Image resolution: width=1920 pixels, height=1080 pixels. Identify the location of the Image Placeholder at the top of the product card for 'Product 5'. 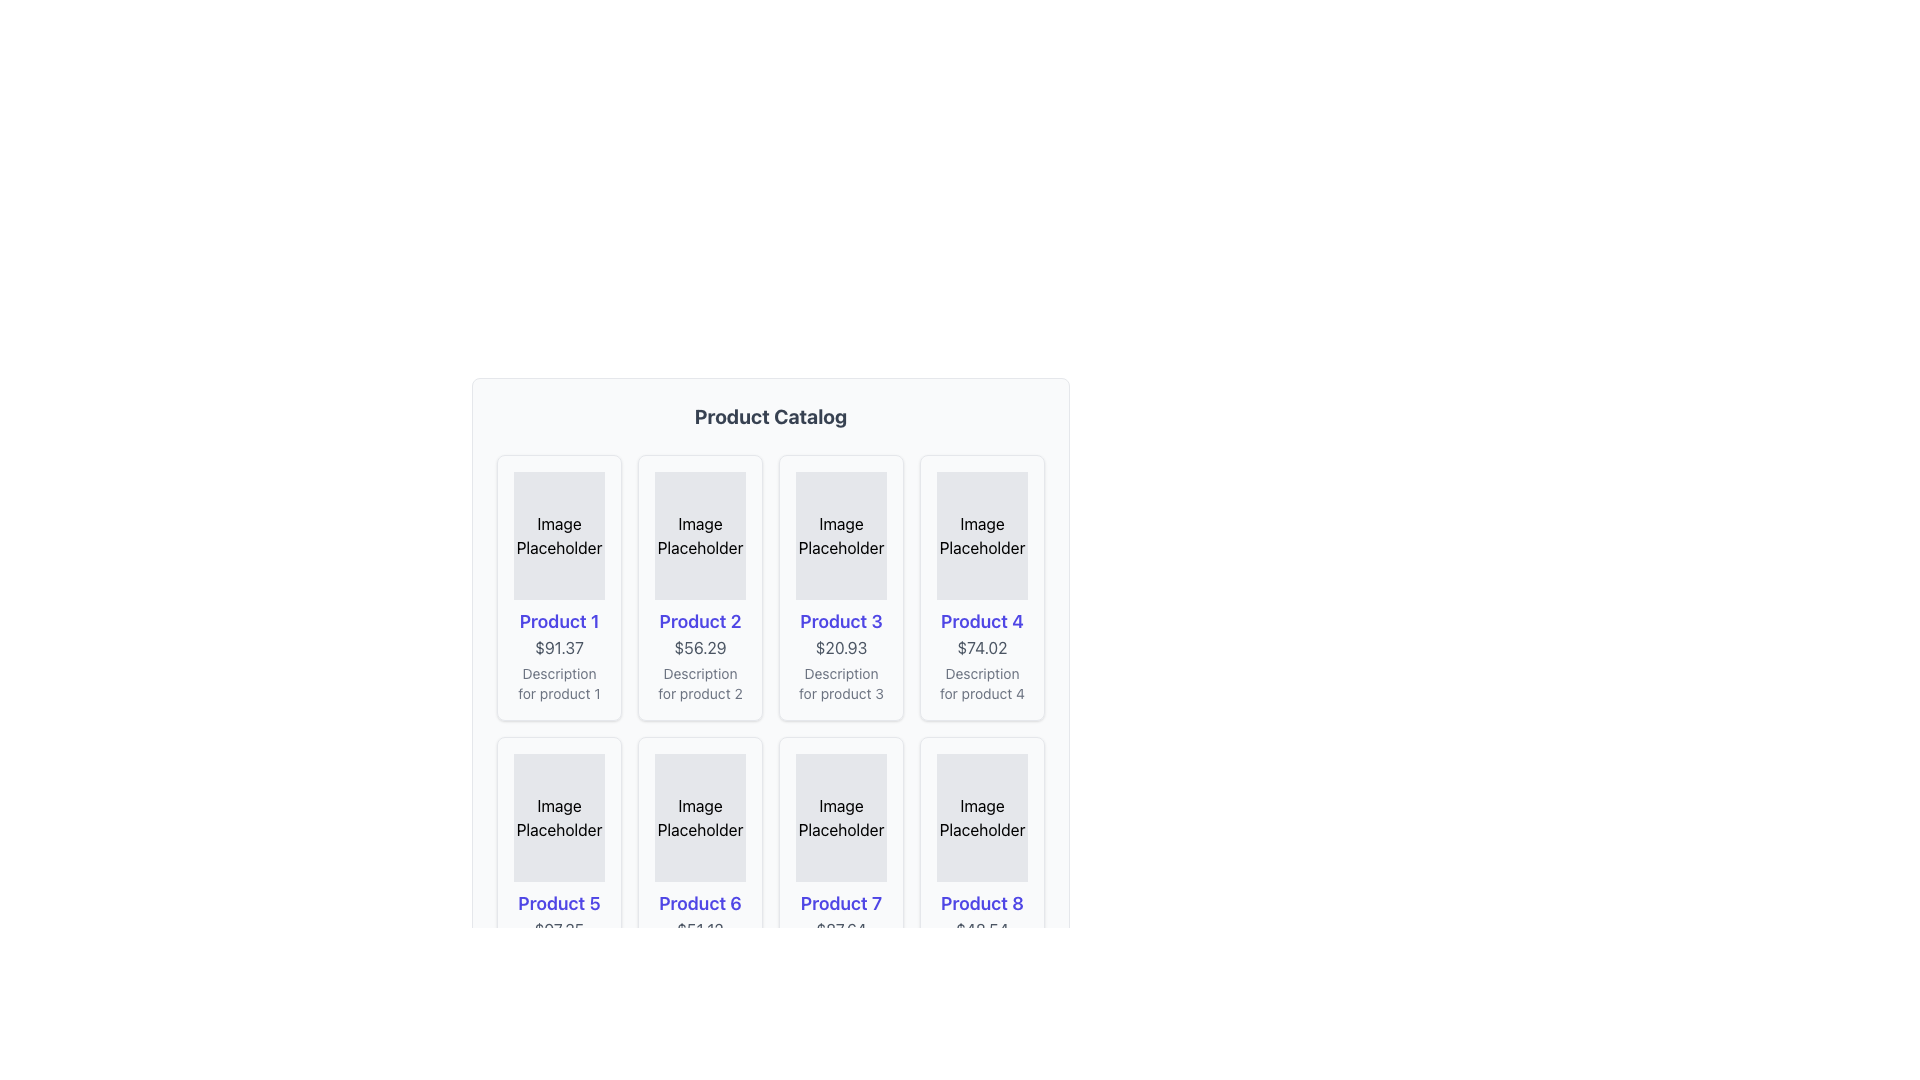
(559, 817).